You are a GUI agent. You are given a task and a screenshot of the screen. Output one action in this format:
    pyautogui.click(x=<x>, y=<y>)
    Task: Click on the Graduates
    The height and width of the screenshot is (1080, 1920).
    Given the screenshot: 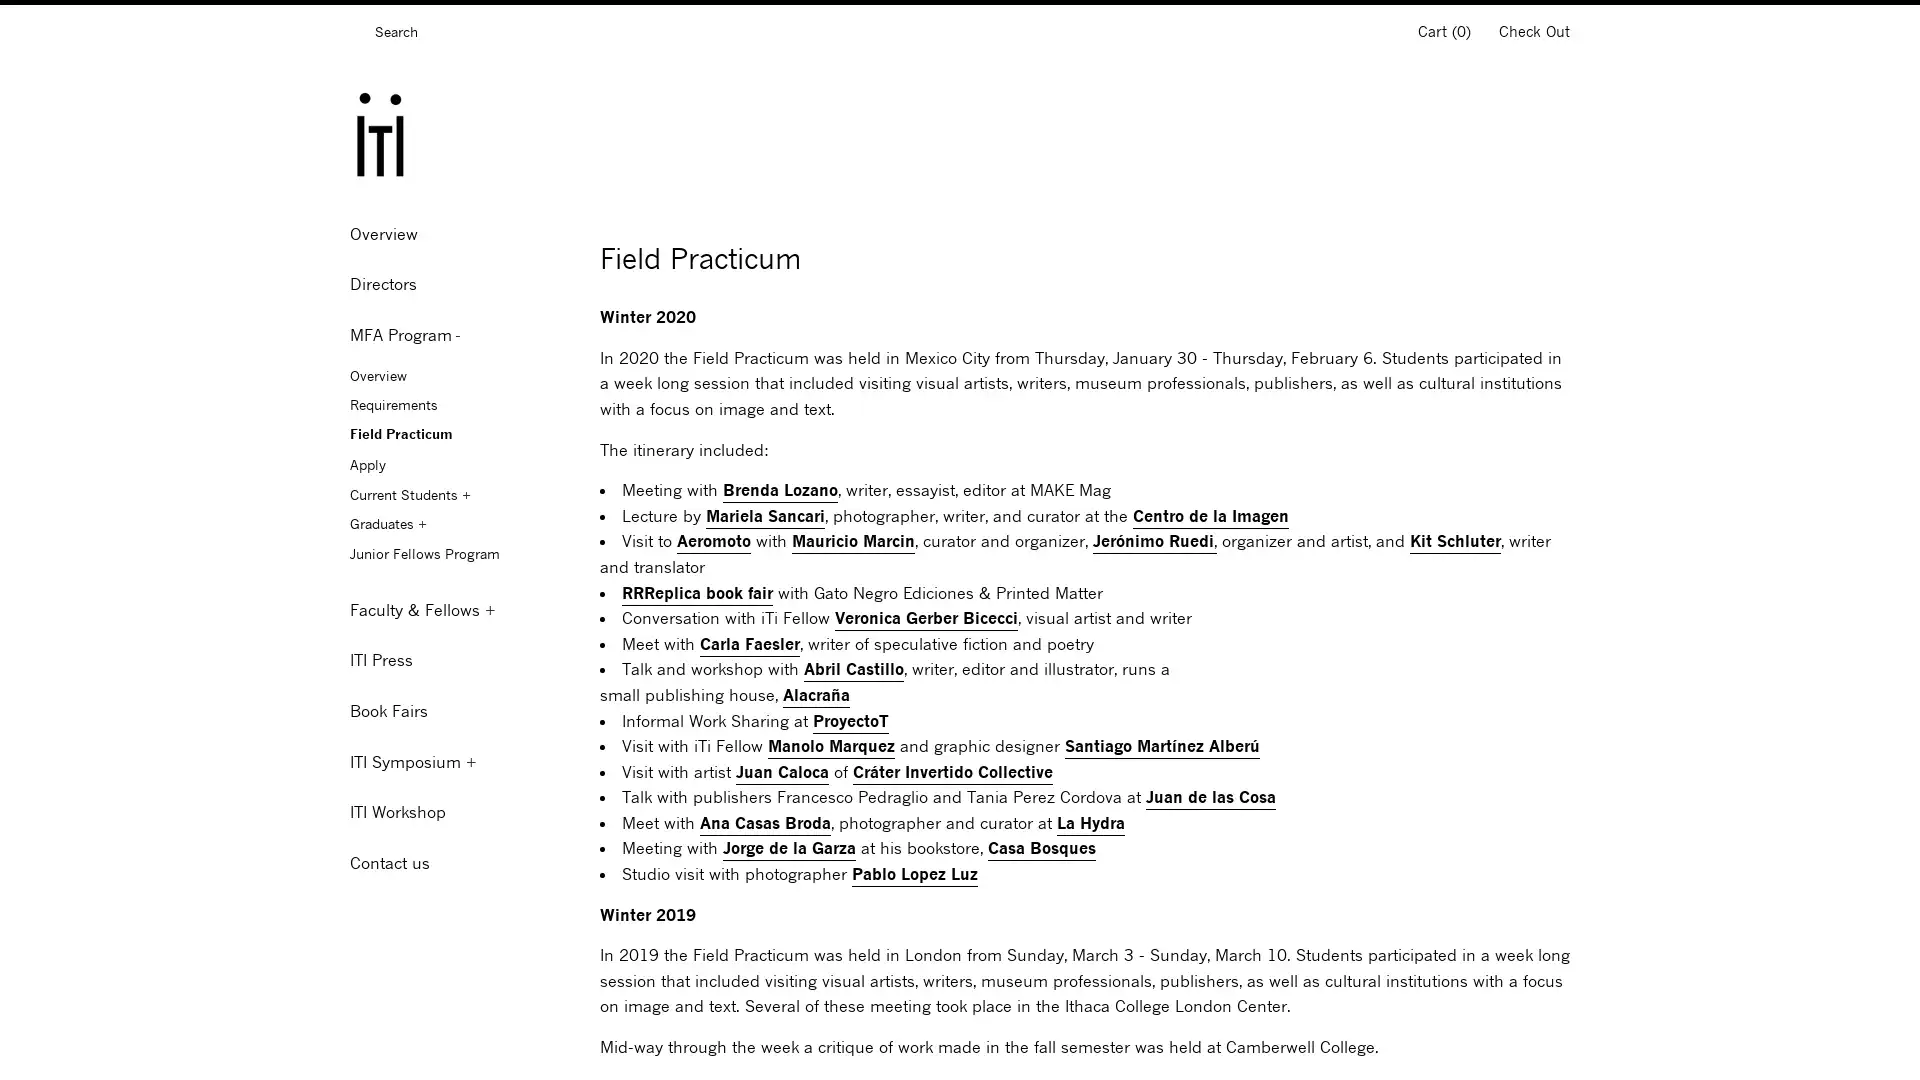 What is the action you would take?
    pyautogui.click(x=459, y=523)
    